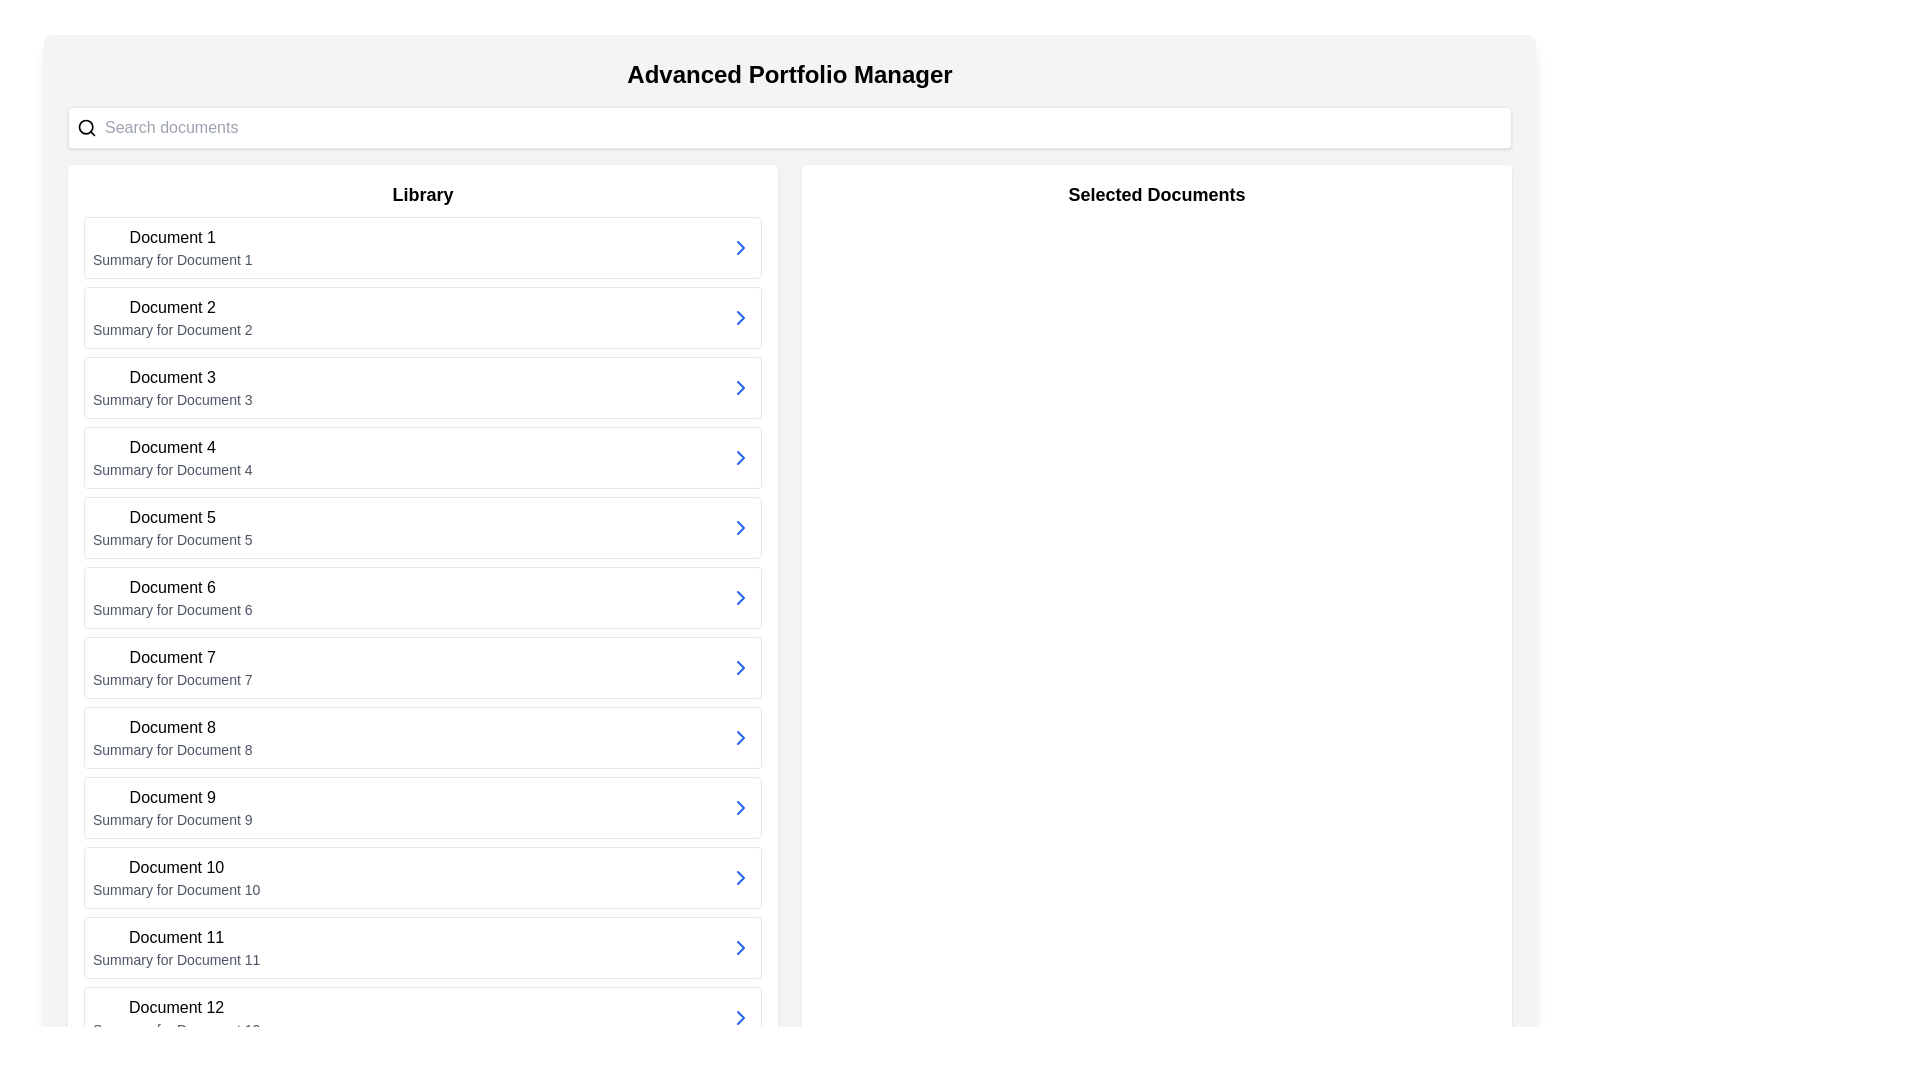 The height and width of the screenshot is (1080, 1920). I want to click on the List item containing 'Document 4' with the summary 'Summary for Document 4' located in the Library section, so click(172, 458).